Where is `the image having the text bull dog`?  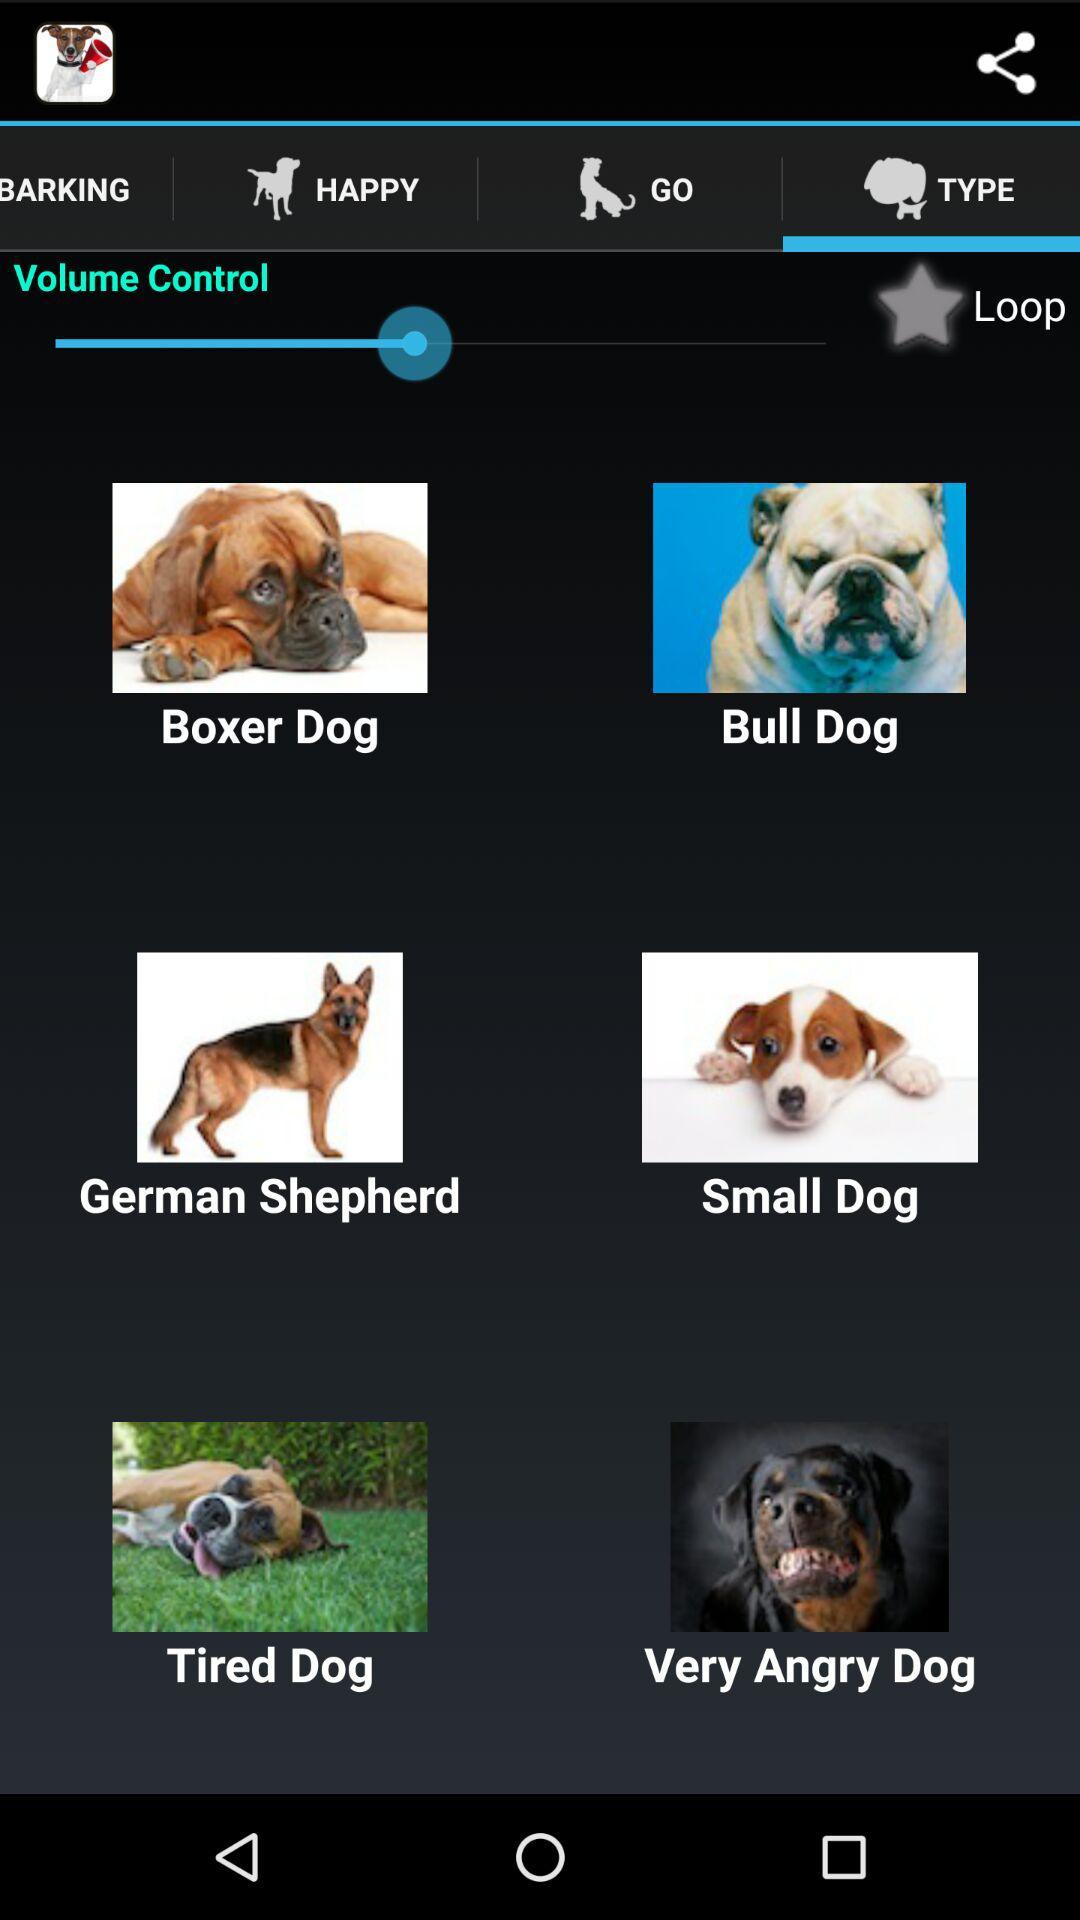 the image having the text bull dog is located at coordinates (810, 618).